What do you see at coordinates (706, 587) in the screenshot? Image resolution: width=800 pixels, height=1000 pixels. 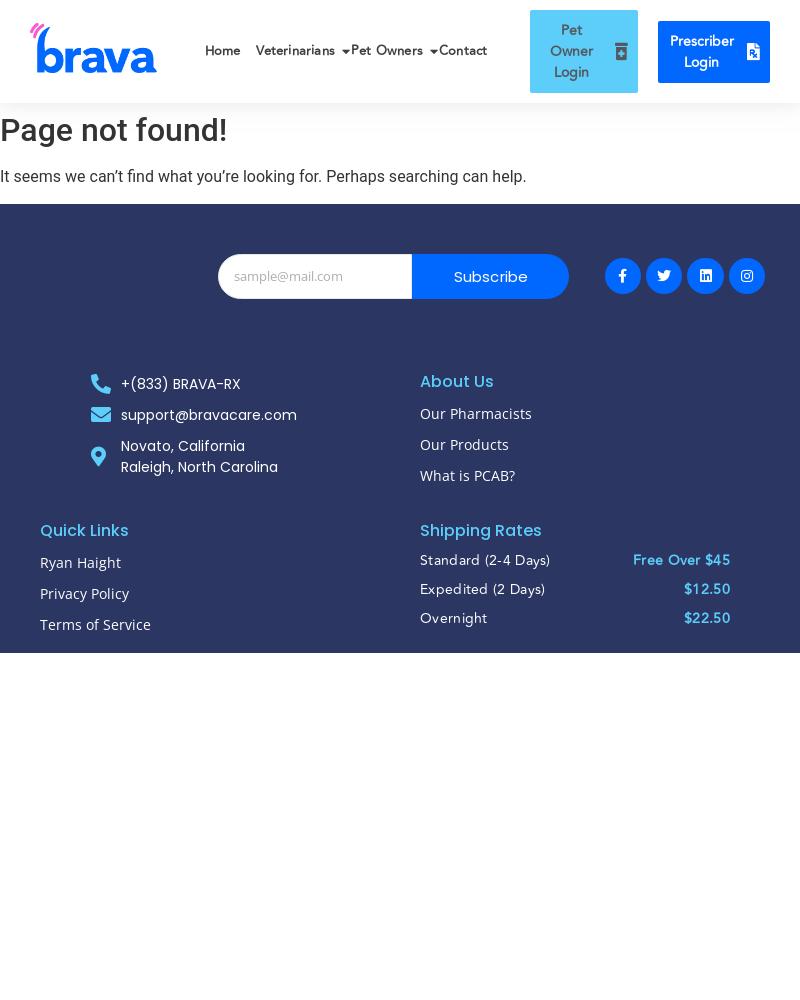 I see `'$12.50'` at bounding box center [706, 587].